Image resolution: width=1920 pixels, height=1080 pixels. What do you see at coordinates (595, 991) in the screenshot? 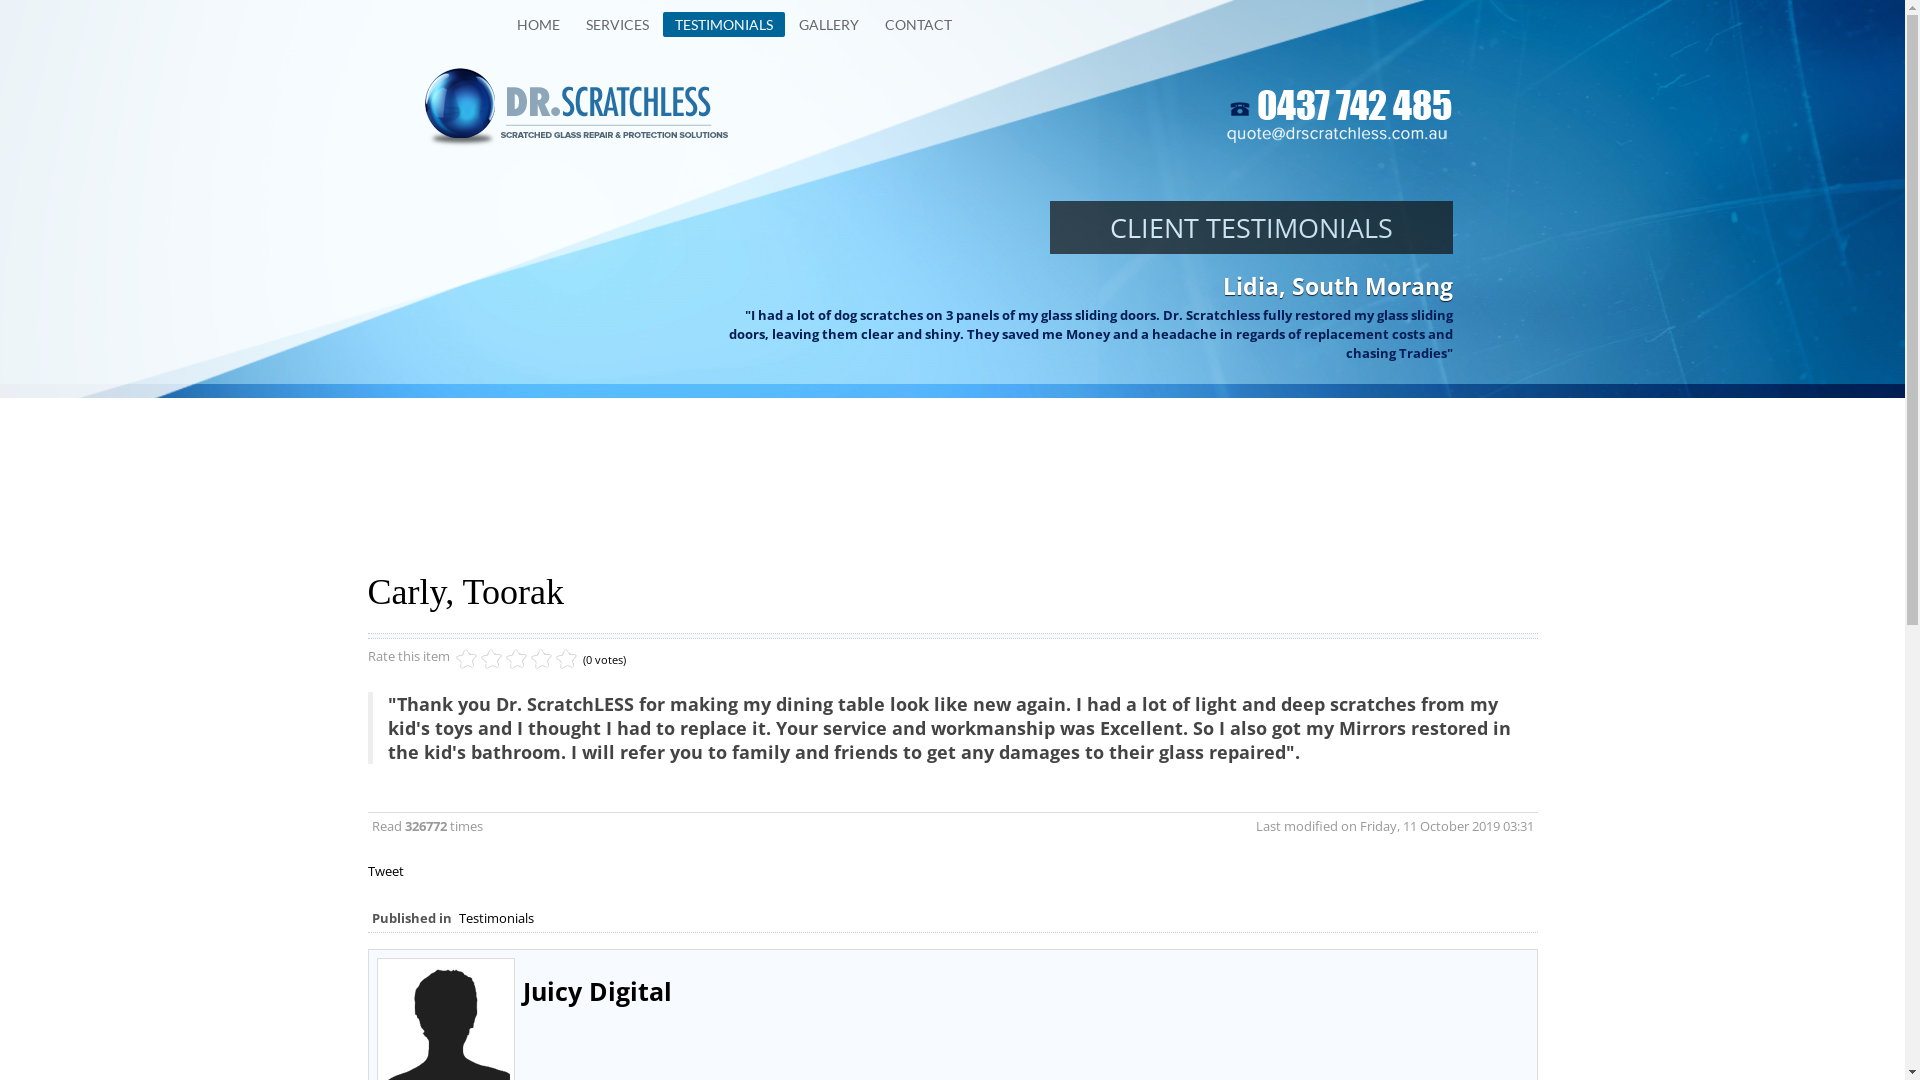
I see `'Juicy Digital'` at bounding box center [595, 991].